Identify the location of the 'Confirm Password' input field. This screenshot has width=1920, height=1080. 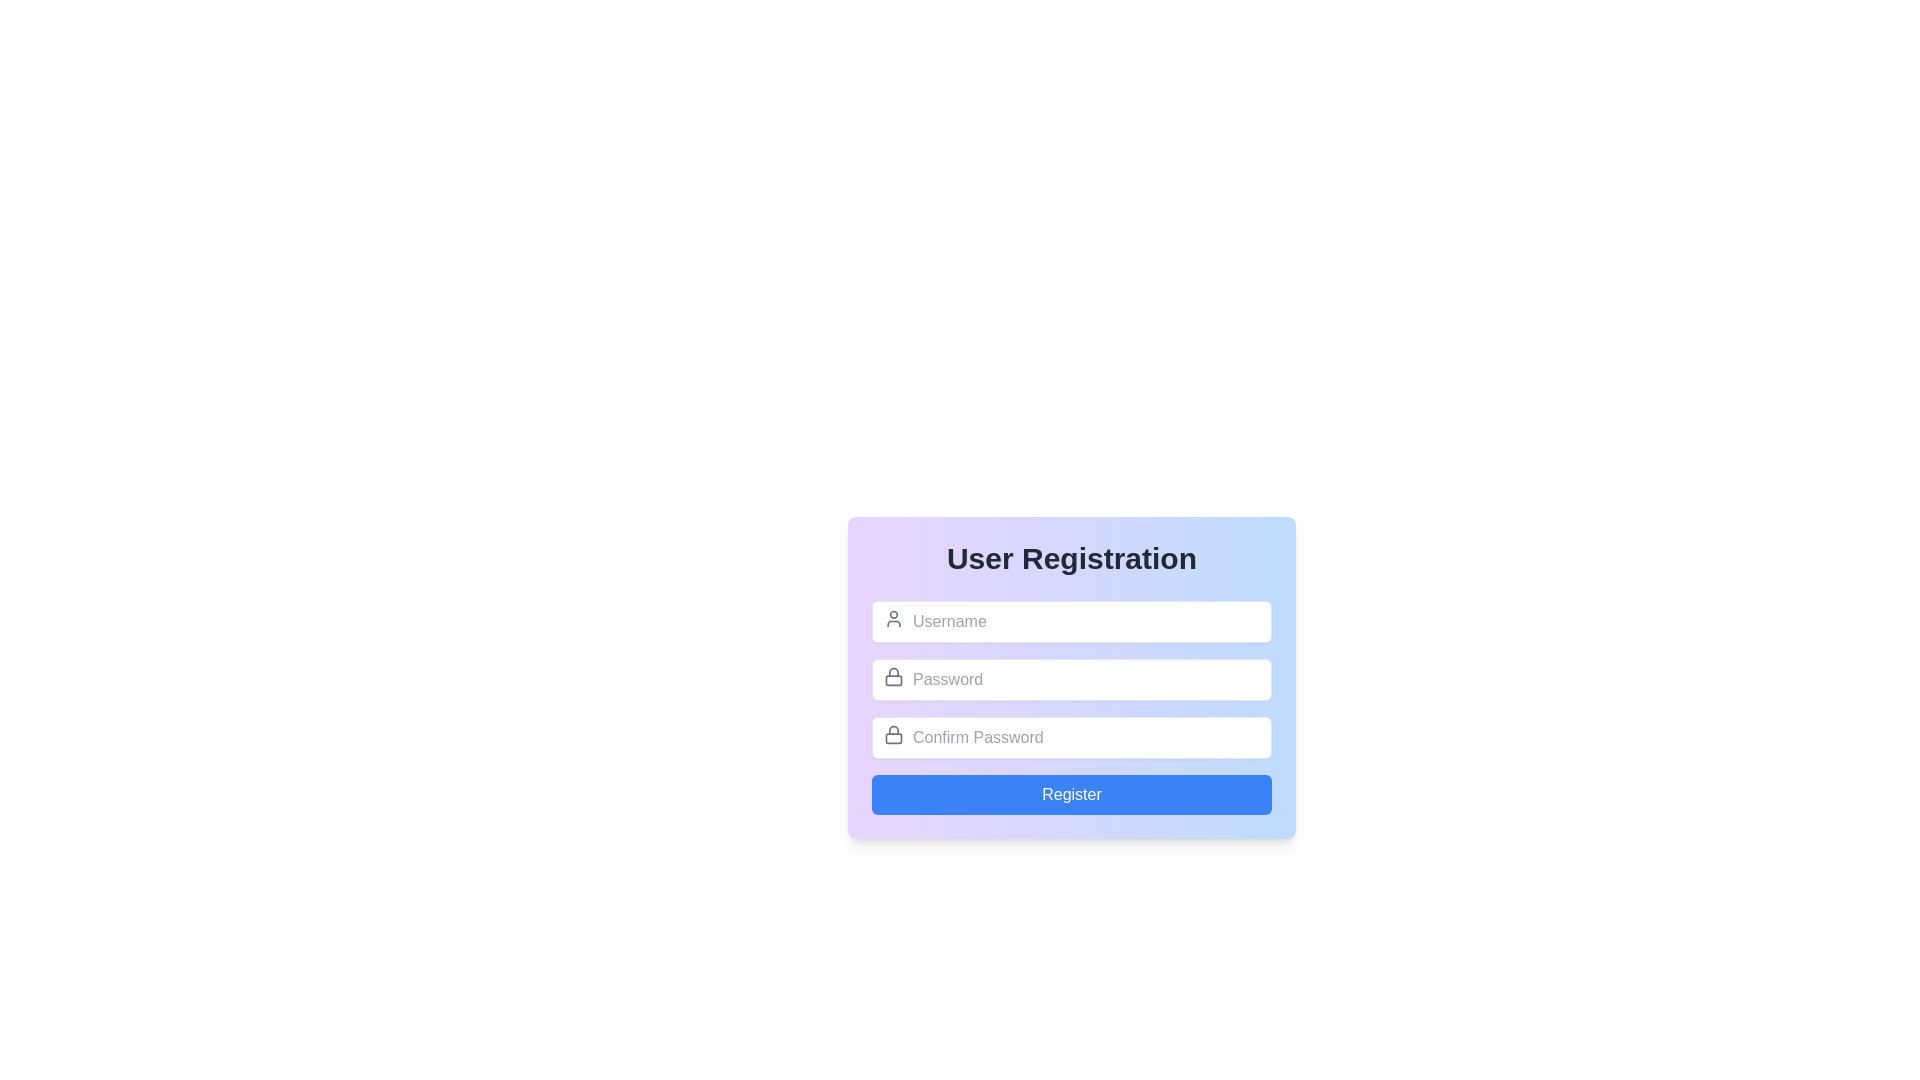
(1070, 737).